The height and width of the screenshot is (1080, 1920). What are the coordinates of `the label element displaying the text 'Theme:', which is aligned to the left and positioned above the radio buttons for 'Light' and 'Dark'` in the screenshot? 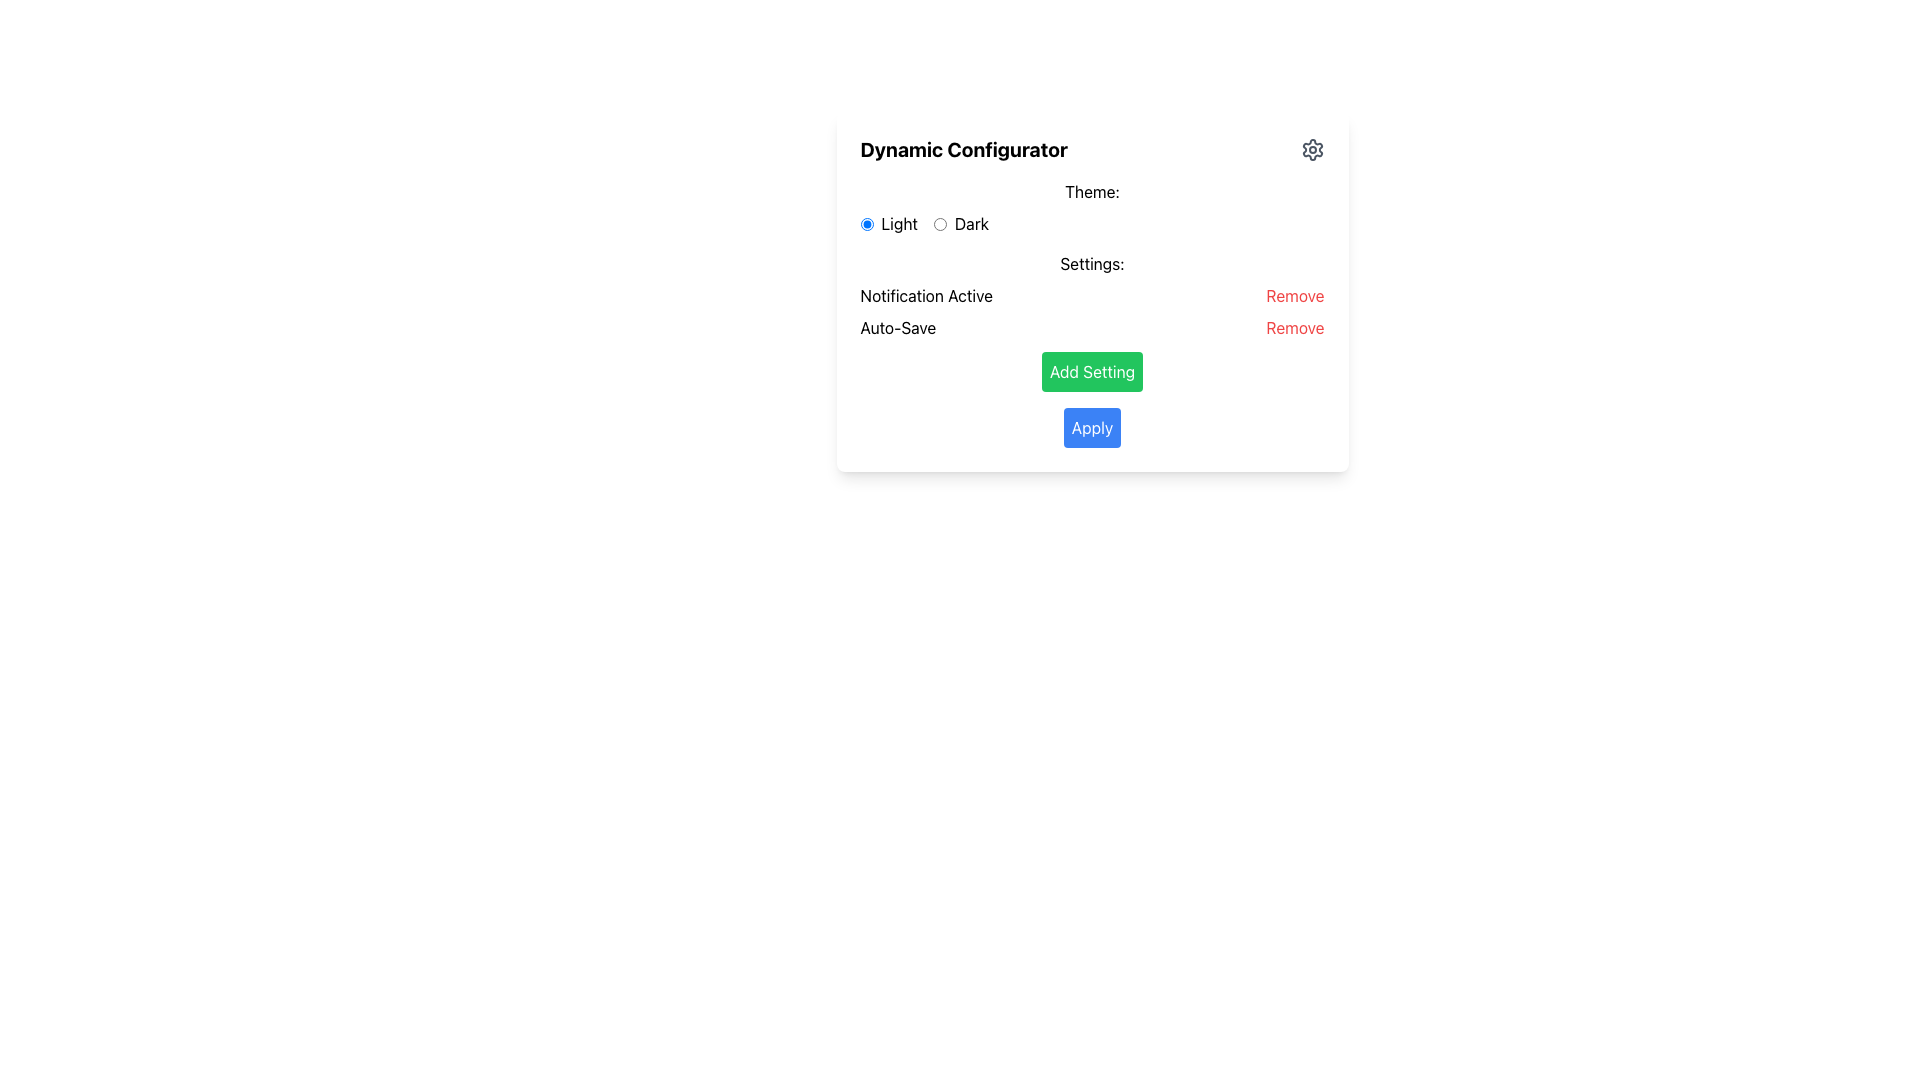 It's located at (1091, 192).